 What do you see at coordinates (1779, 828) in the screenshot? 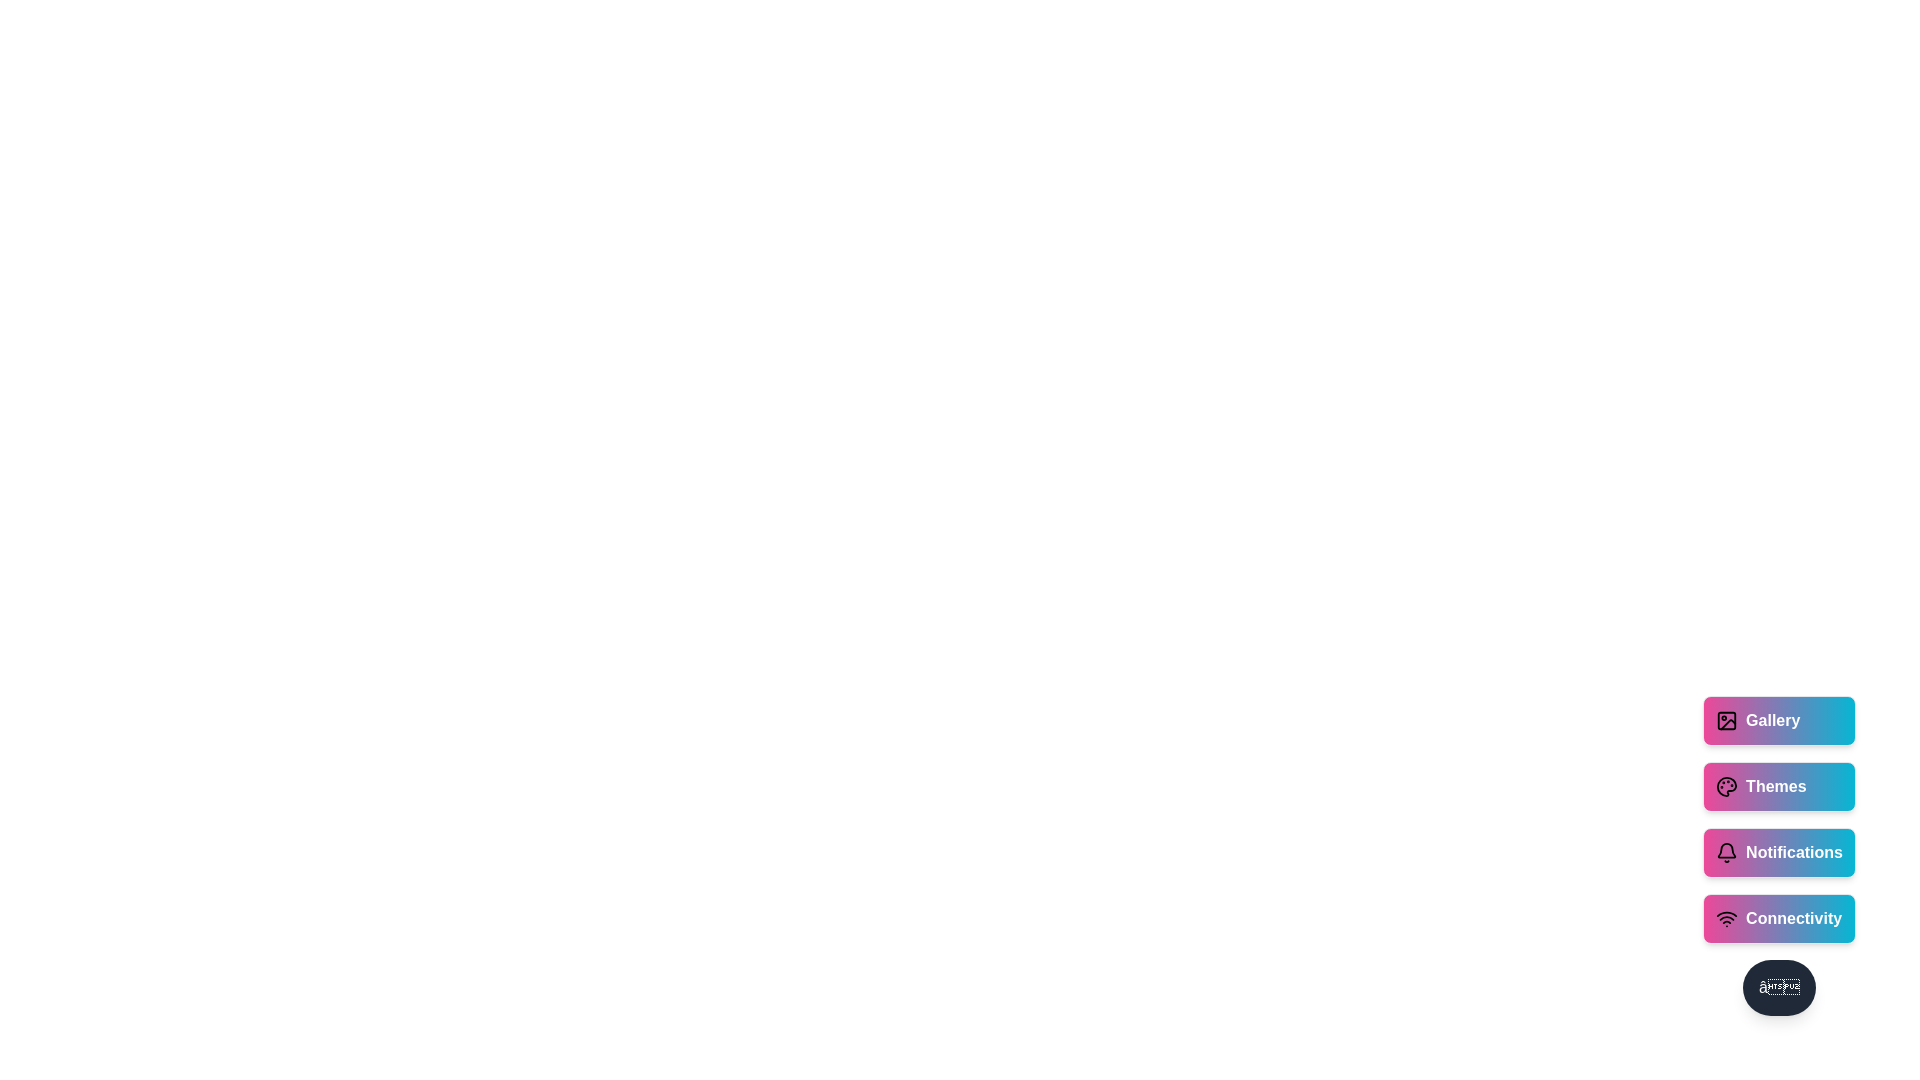
I see `the 'Notifications' button, which is the third button in a vertical stack with a gradient background and a bell icon` at bounding box center [1779, 828].